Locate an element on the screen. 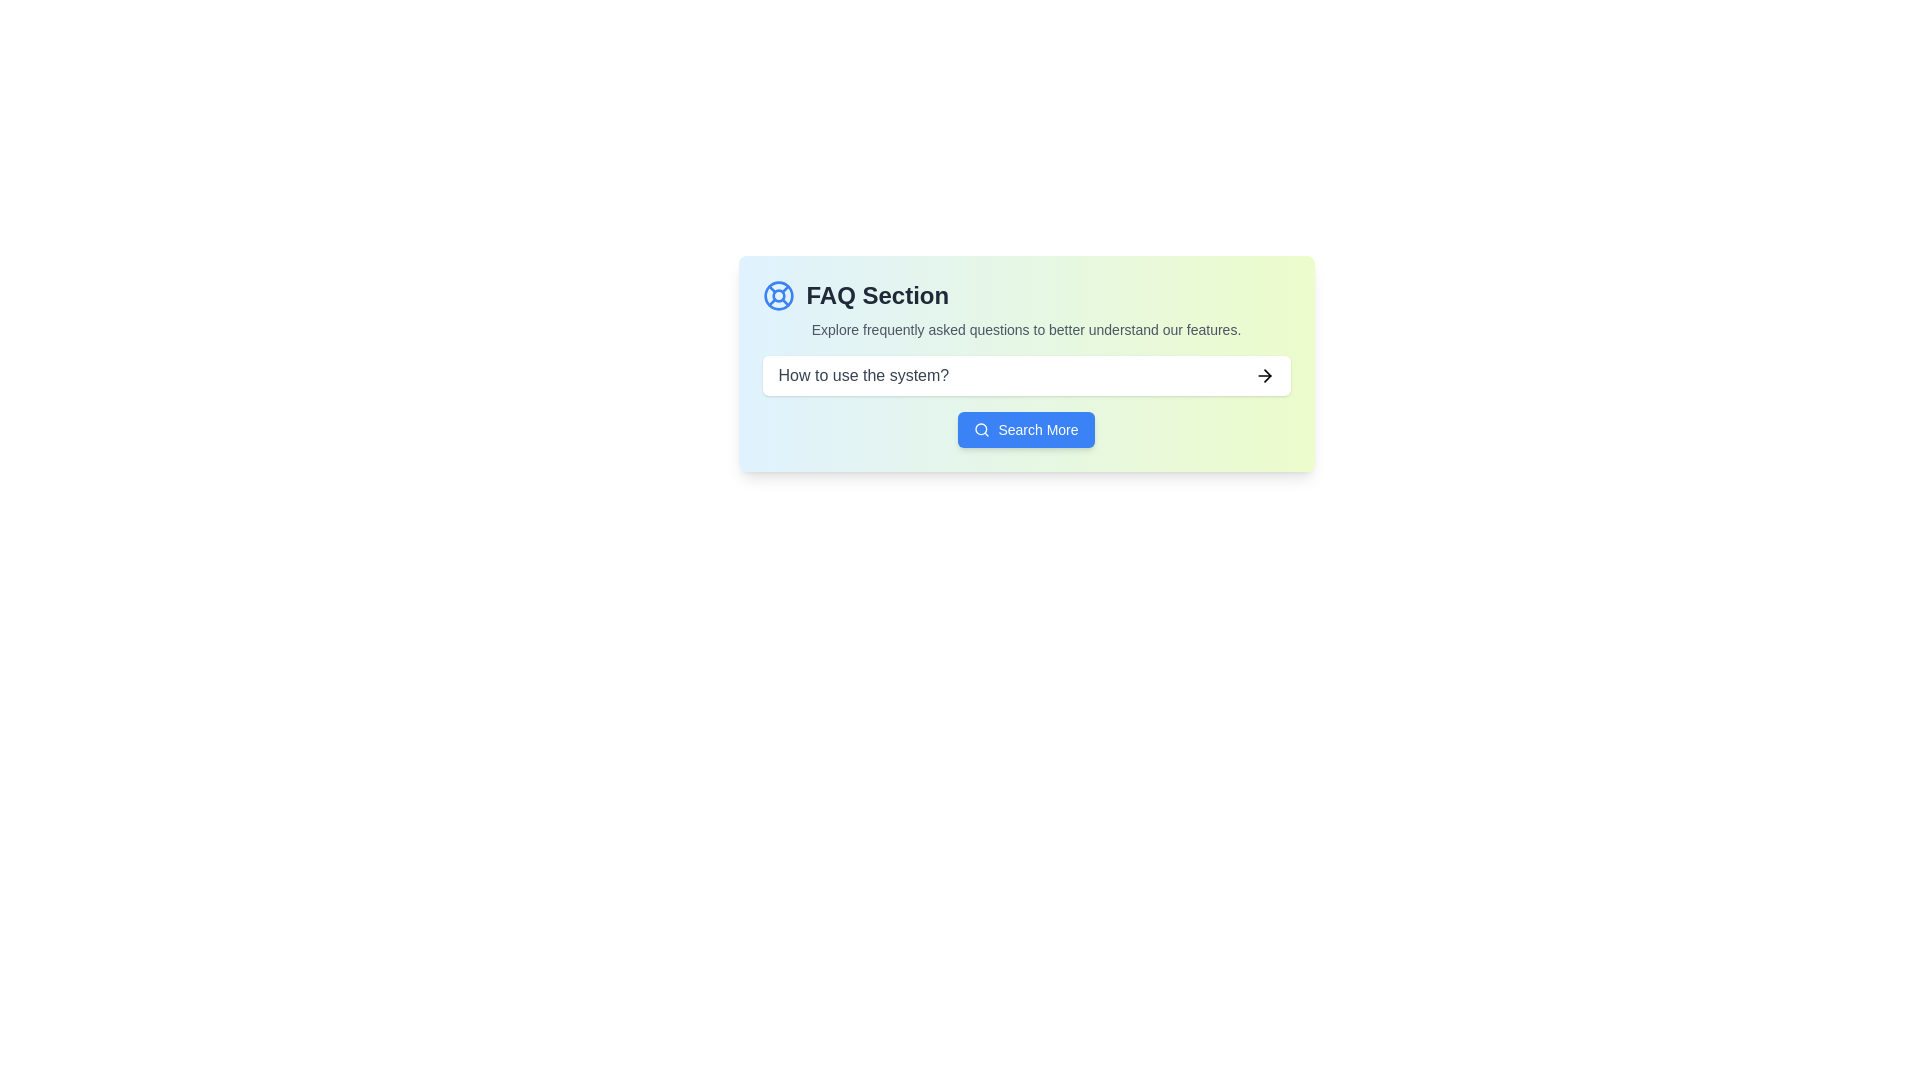 Image resolution: width=1920 pixels, height=1080 pixels. the magnifying glass icon located in the bottom-right corner of the FAQ card, which represents the search functionality is located at coordinates (981, 428).